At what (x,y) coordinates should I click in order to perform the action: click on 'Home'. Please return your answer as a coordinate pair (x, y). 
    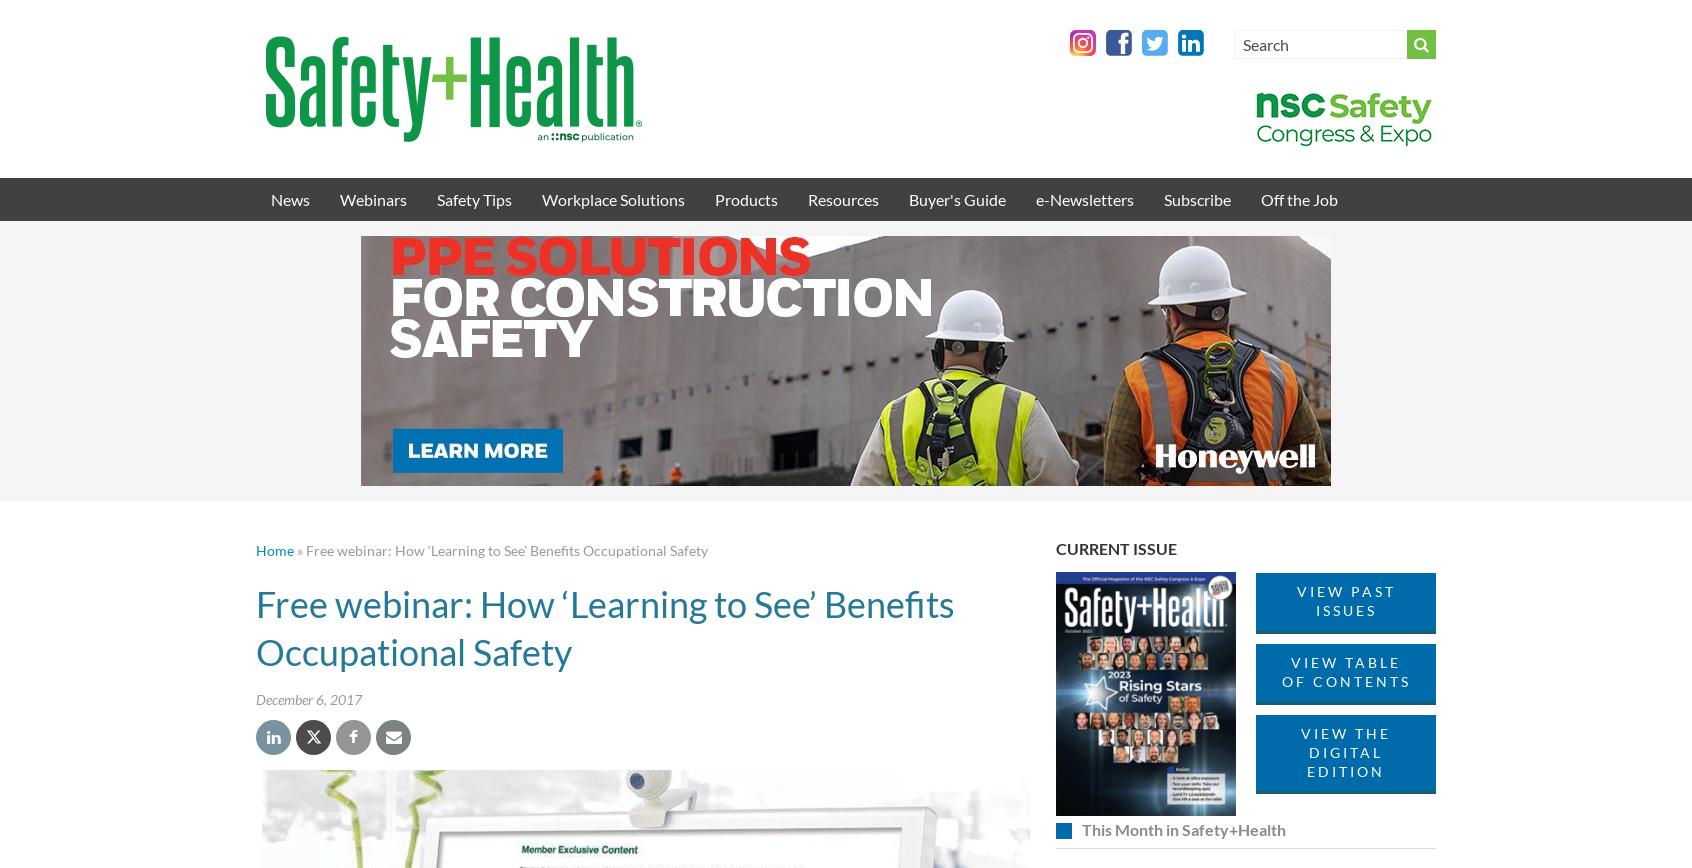
    Looking at the image, I should click on (255, 550).